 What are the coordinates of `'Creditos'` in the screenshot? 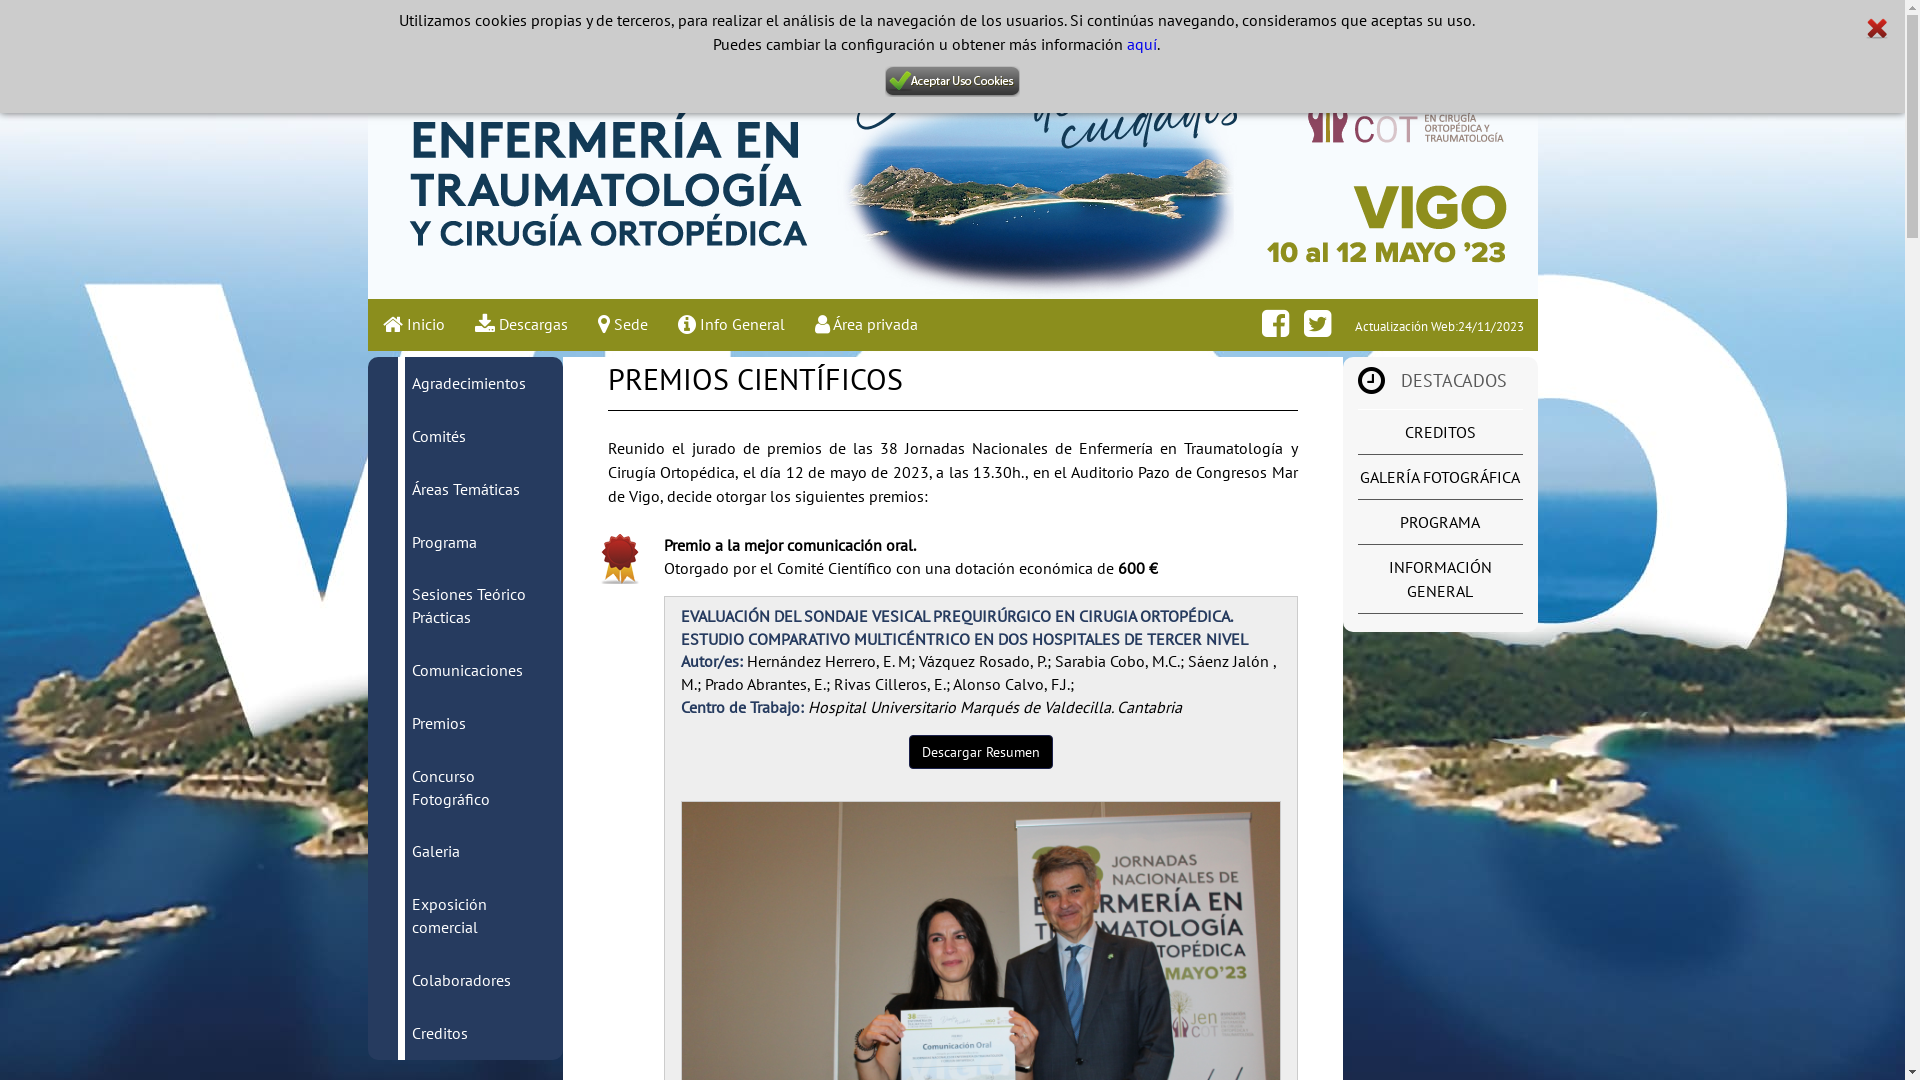 It's located at (439, 1033).